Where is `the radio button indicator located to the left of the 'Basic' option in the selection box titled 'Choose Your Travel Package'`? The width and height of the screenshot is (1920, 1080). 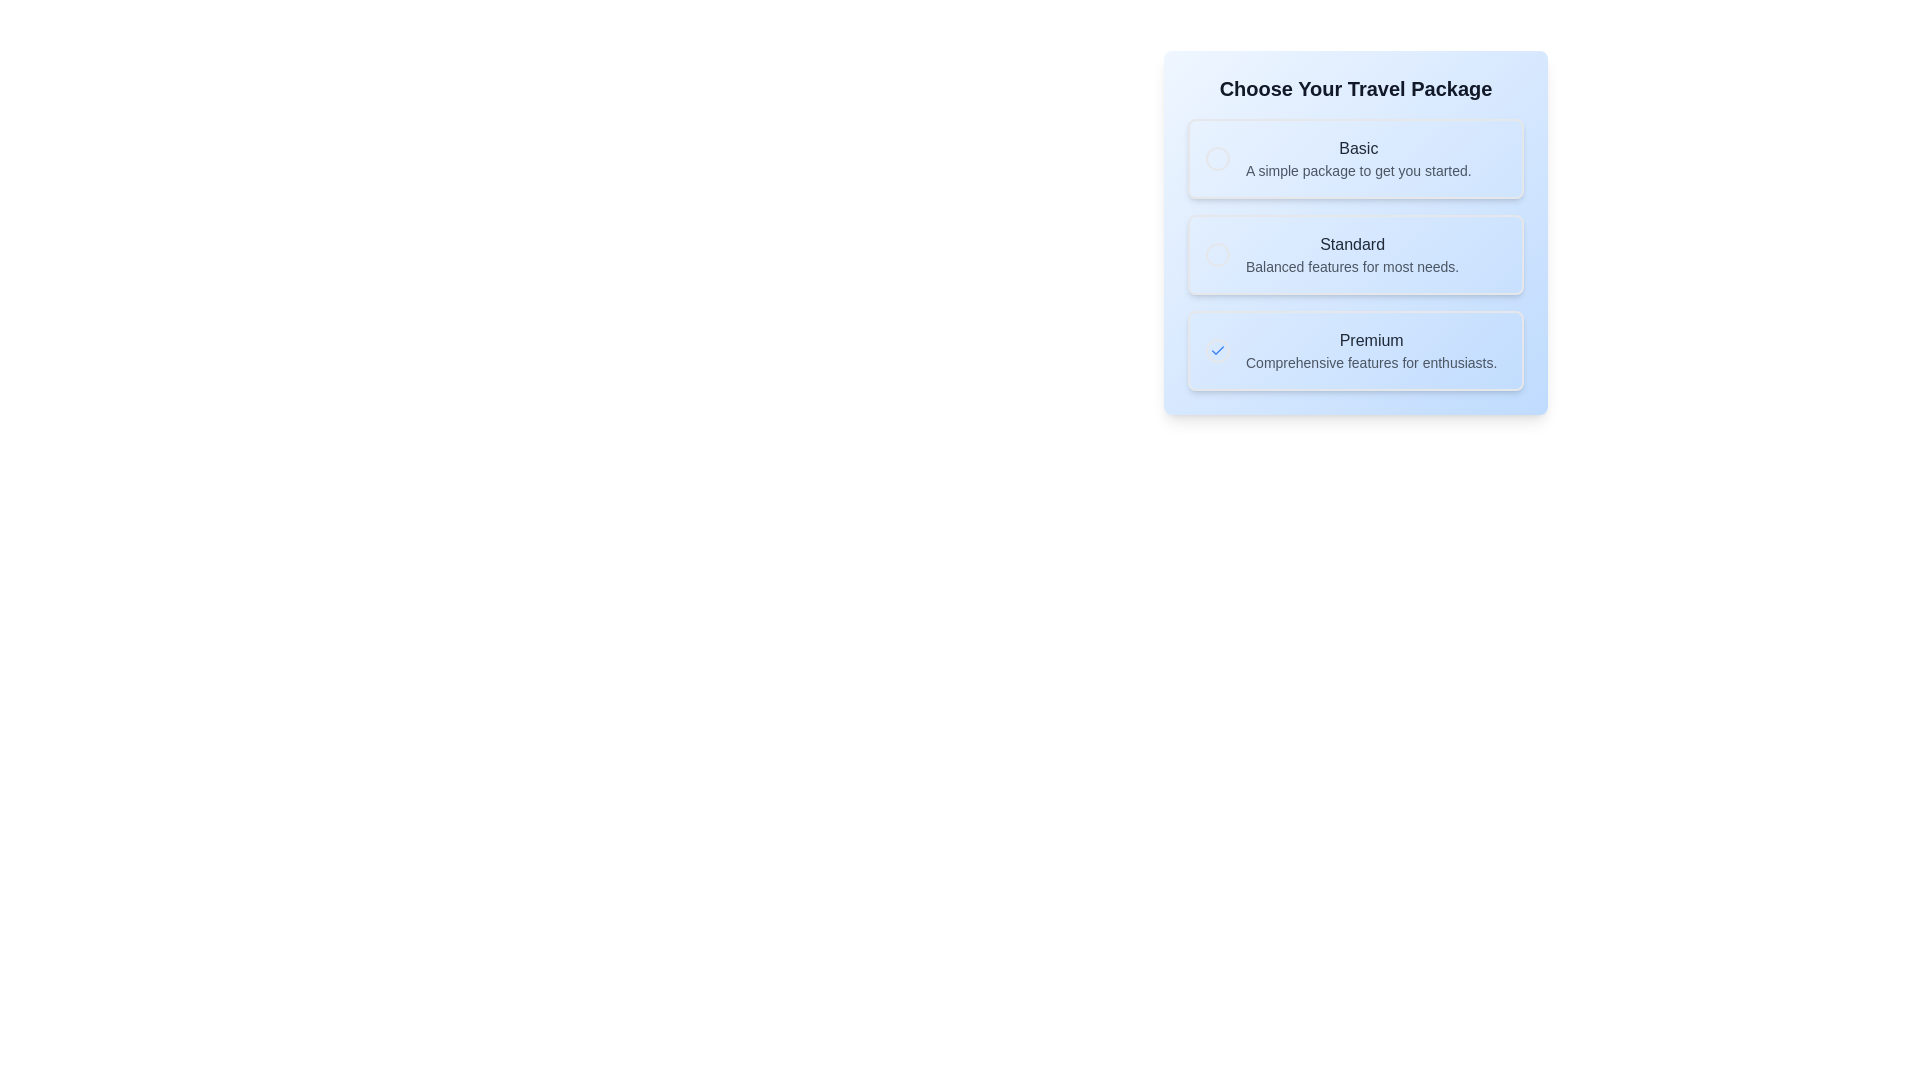 the radio button indicator located to the left of the 'Basic' option in the selection box titled 'Choose Your Travel Package' is located at coordinates (1217, 157).